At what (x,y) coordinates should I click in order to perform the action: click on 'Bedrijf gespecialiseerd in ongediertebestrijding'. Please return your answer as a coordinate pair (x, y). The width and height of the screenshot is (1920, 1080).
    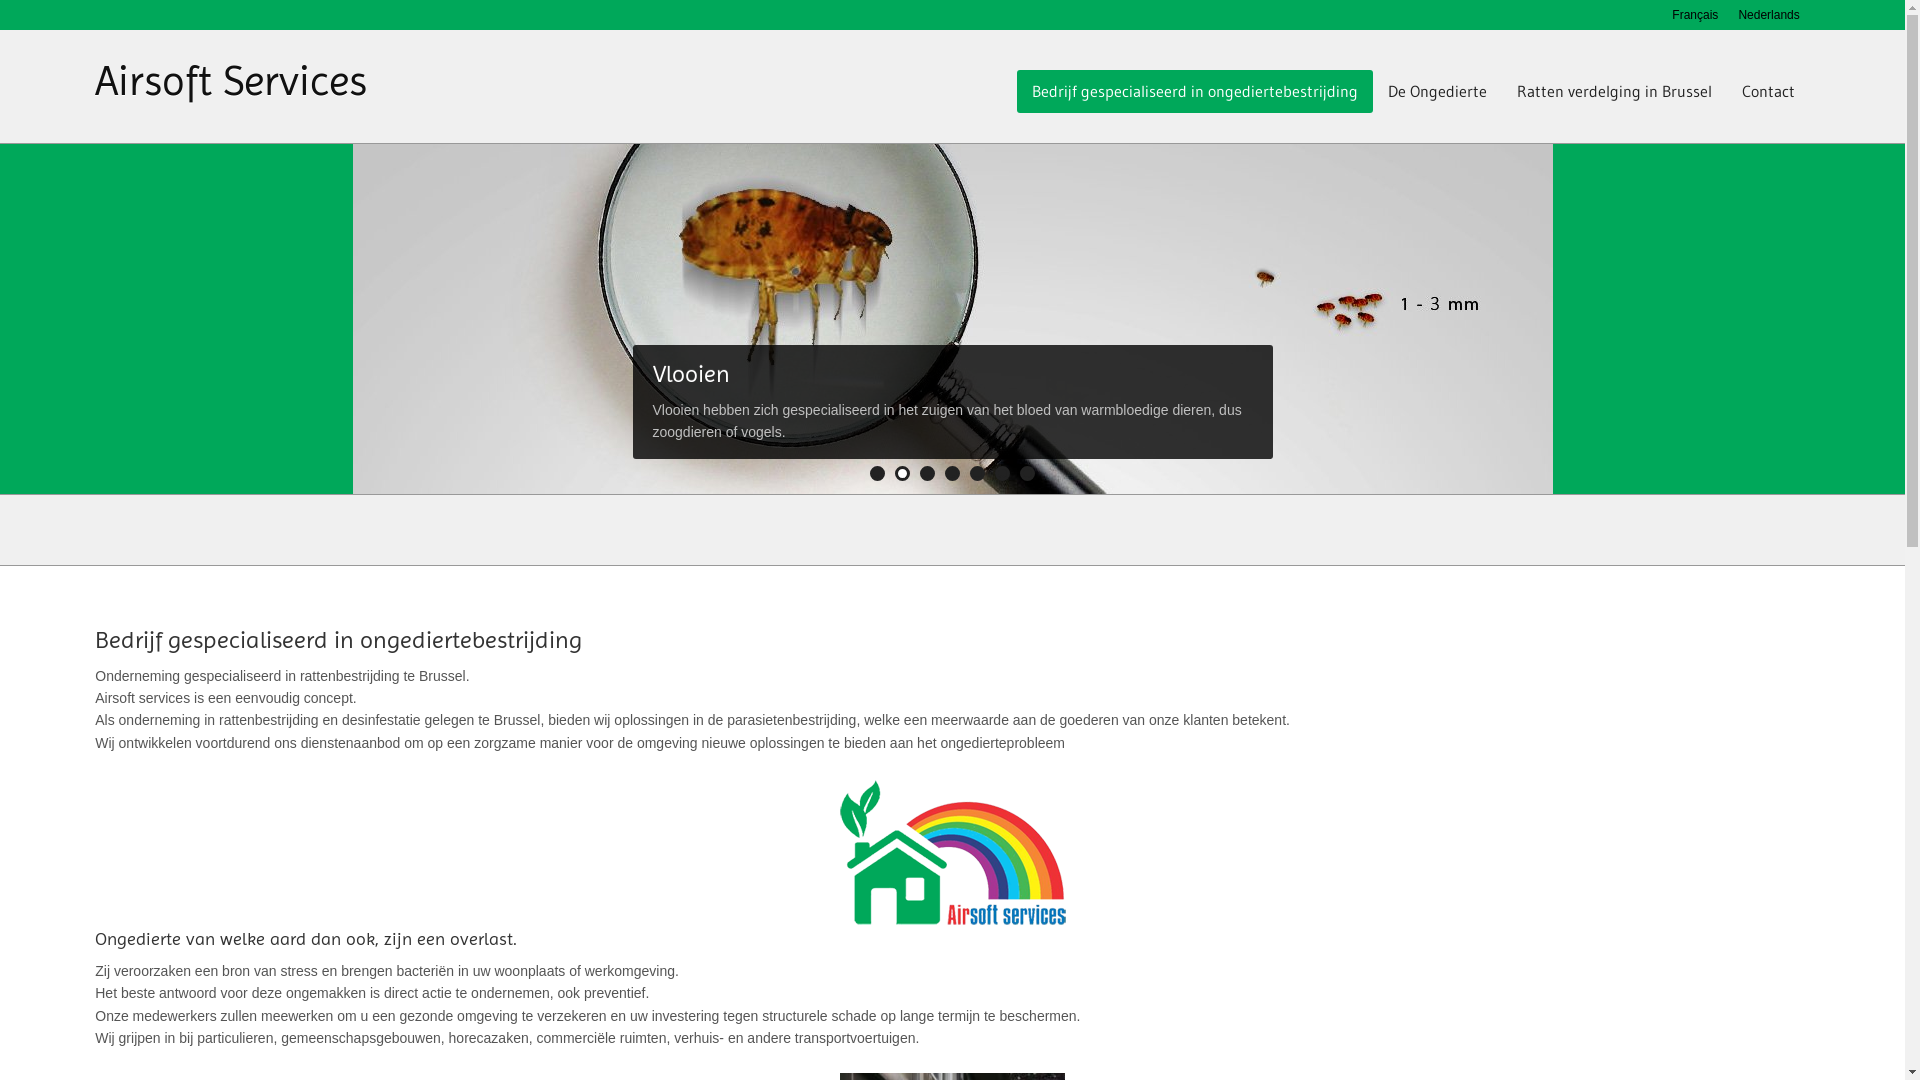
    Looking at the image, I should click on (1195, 91).